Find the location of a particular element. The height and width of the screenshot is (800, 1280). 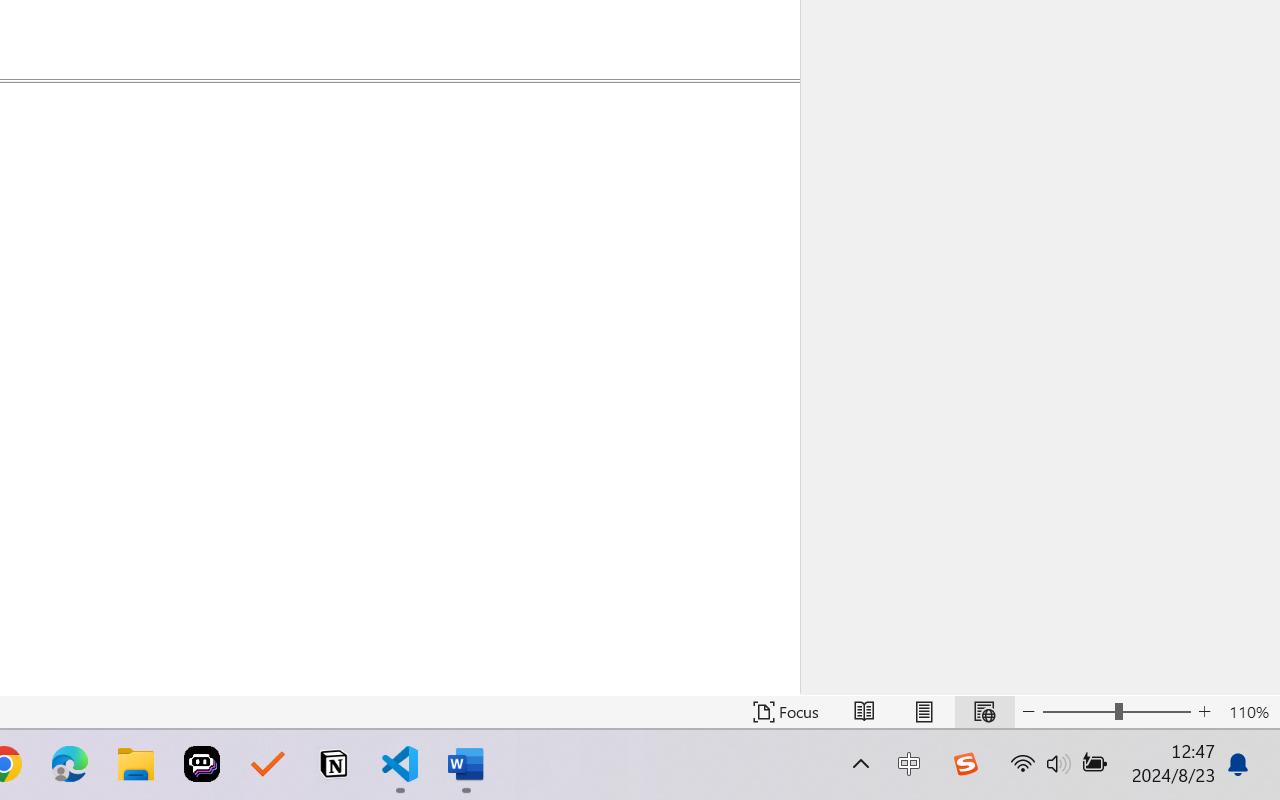

'Zoom 110%' is located at coordinates (1248, 711).